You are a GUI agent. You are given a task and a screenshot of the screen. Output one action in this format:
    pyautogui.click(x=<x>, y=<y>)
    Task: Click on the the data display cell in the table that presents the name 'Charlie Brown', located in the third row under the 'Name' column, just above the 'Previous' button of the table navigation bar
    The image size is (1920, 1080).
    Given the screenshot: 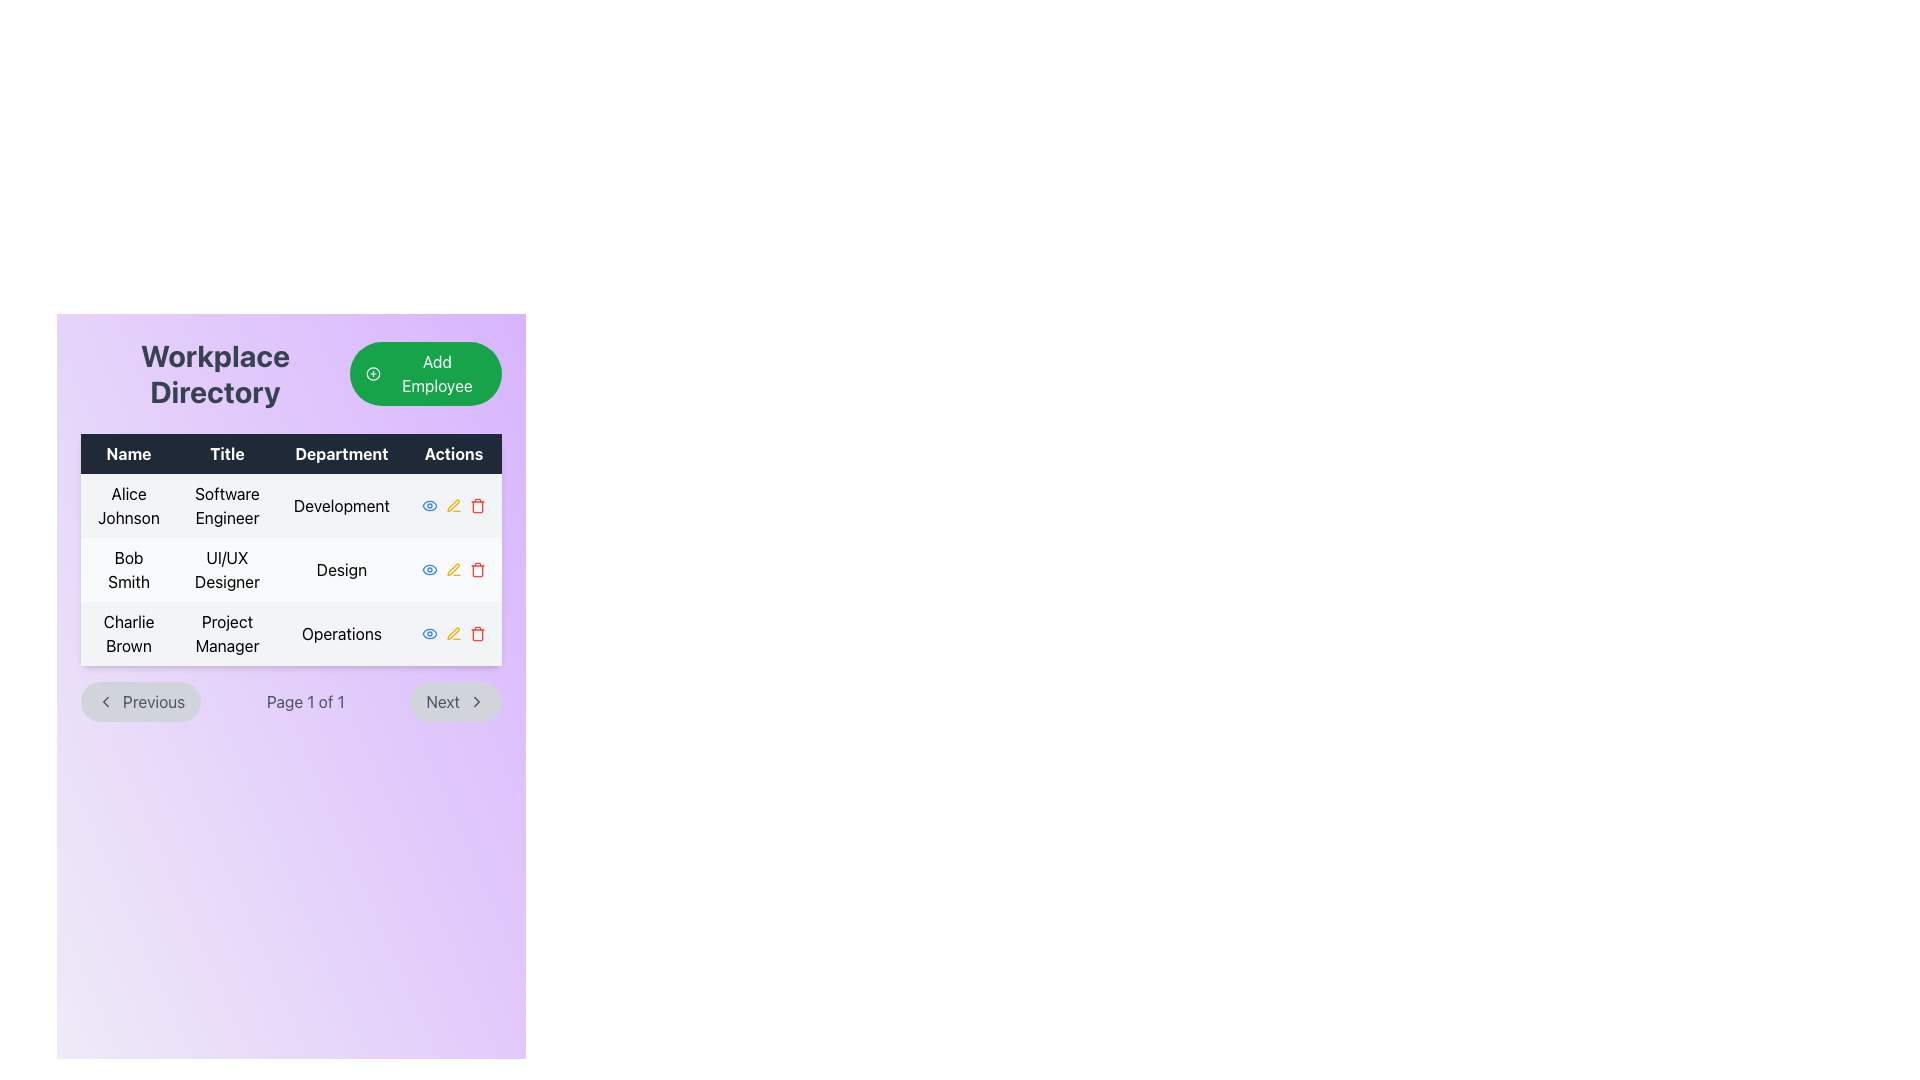 What is the action you would take?
    pyautogui.click(x=128, y=633)
    